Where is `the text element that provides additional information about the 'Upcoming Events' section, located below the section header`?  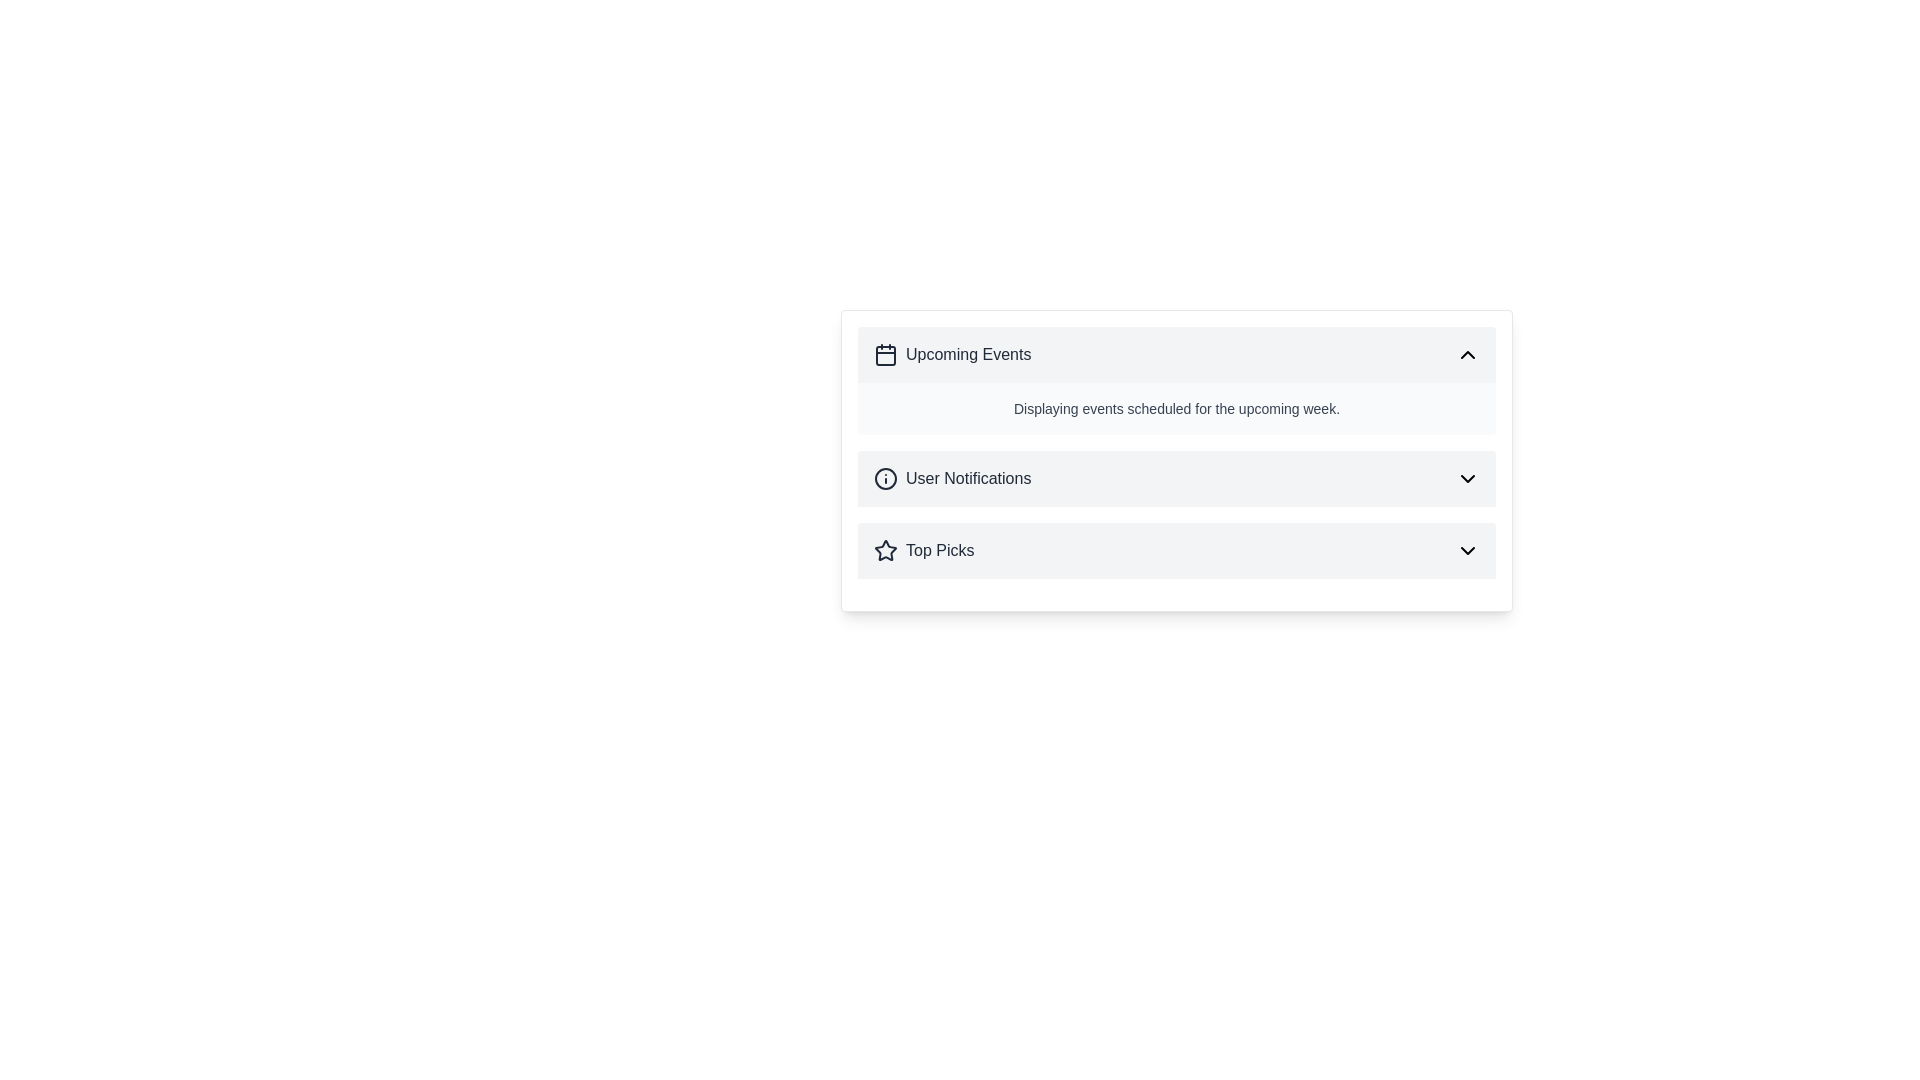 the text element that provides additional information about the 'Upcoming Events' section, located below the section header is located at coordinates (1176, 407).